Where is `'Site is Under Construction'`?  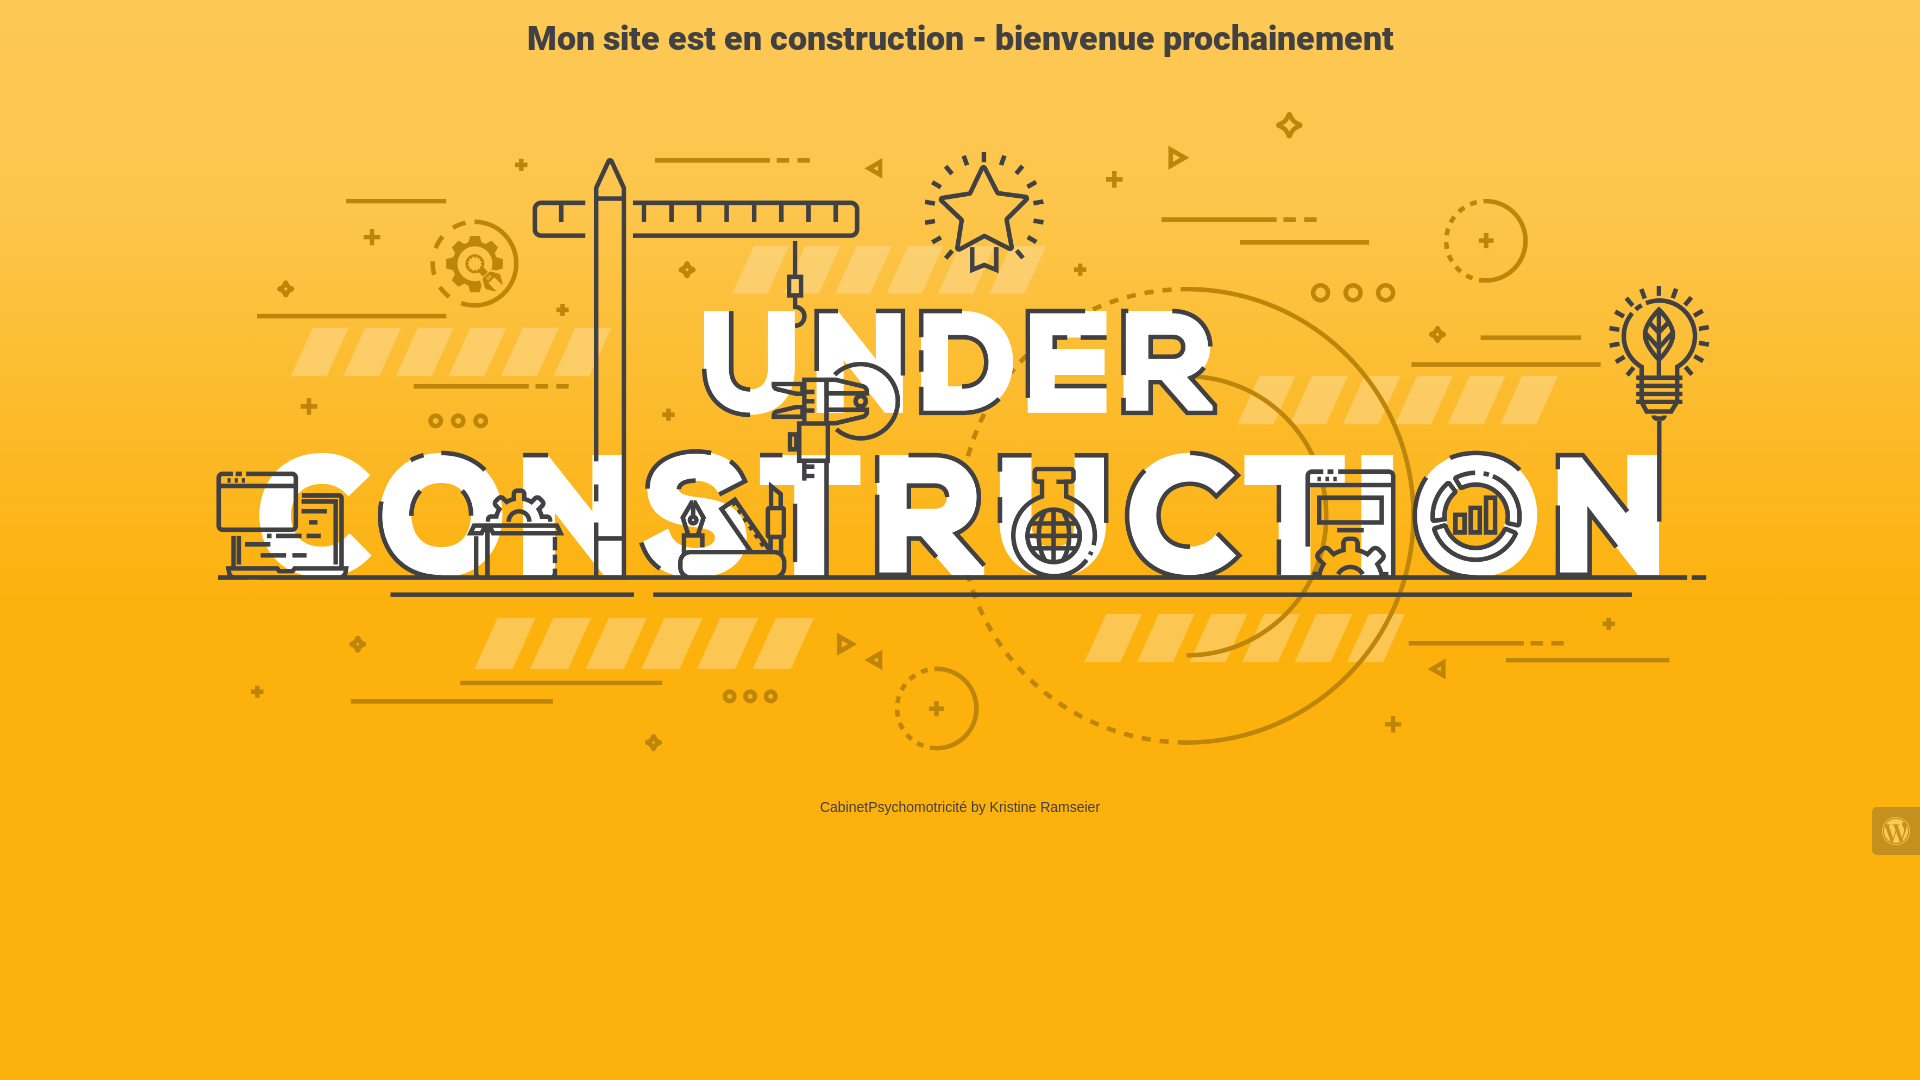
'Site is Under Construction' is located at coordinates (960, 431).